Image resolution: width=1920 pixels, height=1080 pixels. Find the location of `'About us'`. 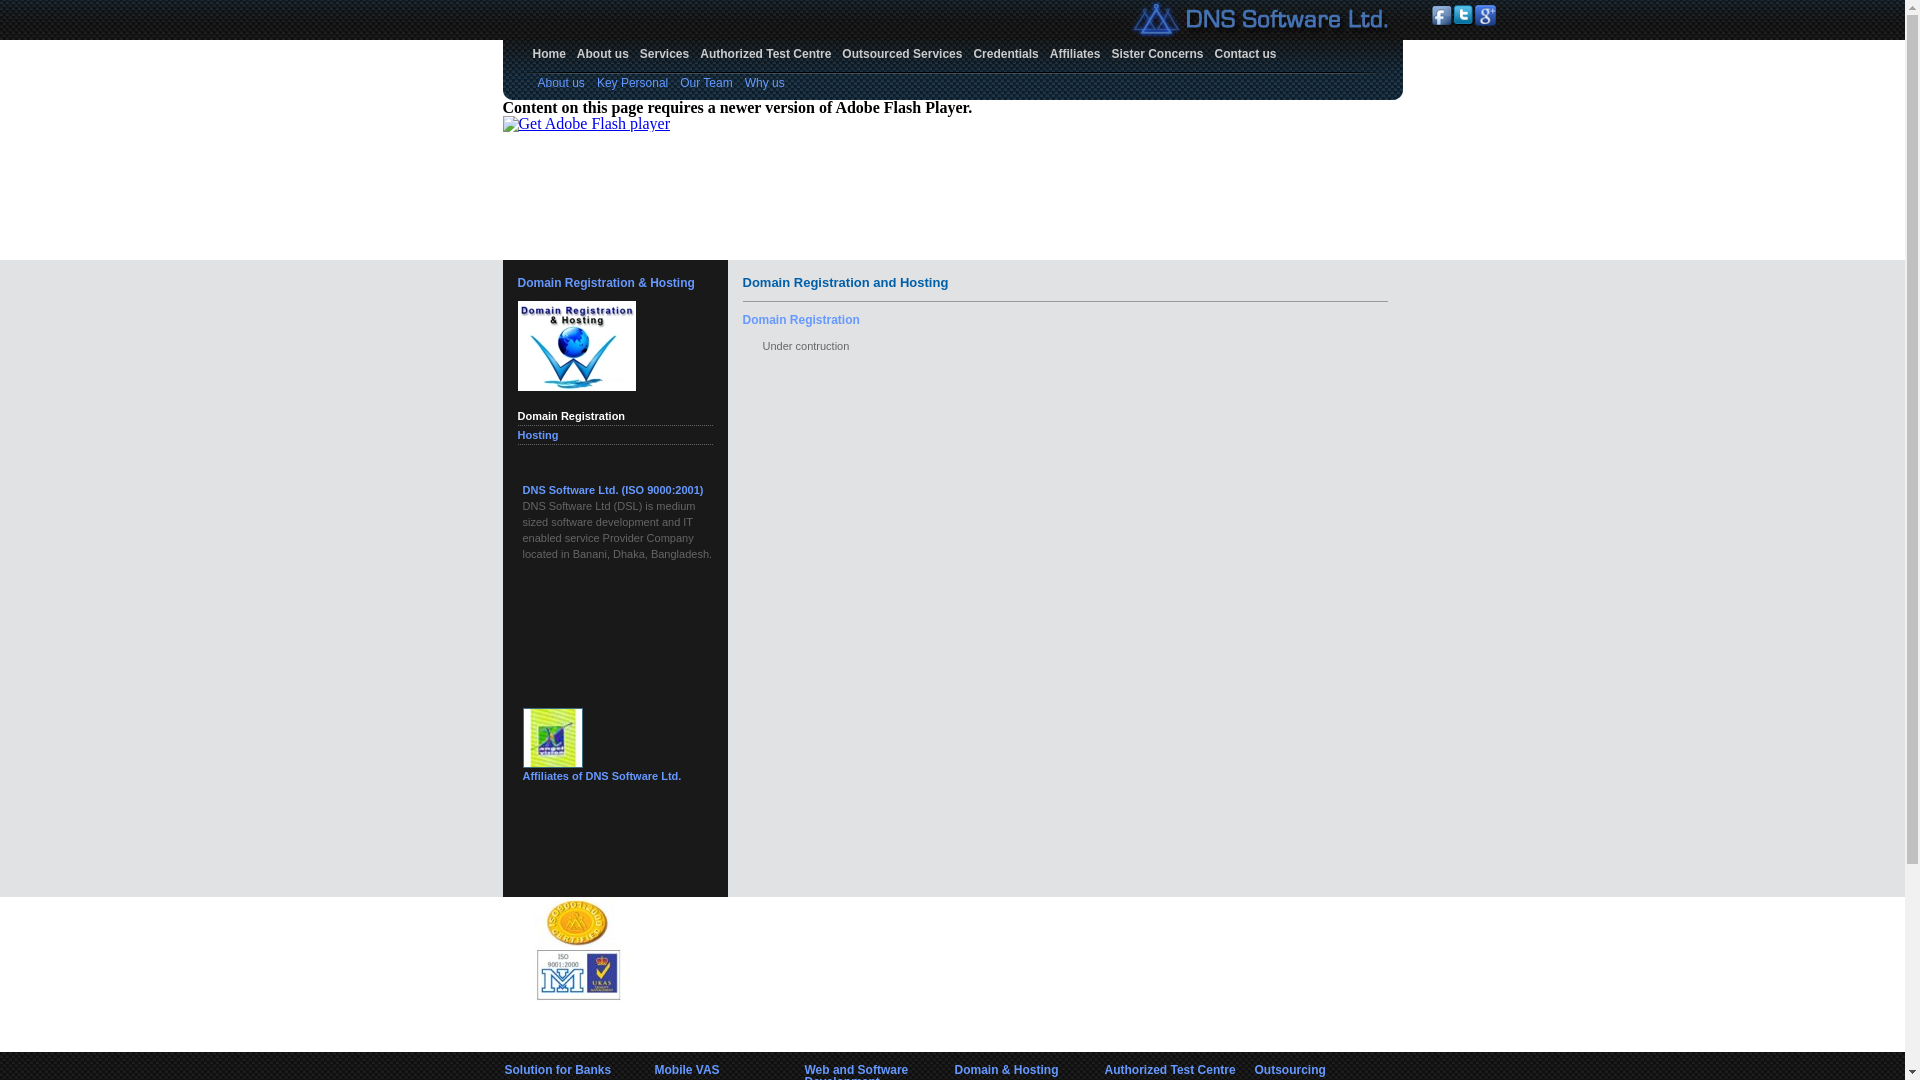

'About us' is located at coordinates (602, 53).